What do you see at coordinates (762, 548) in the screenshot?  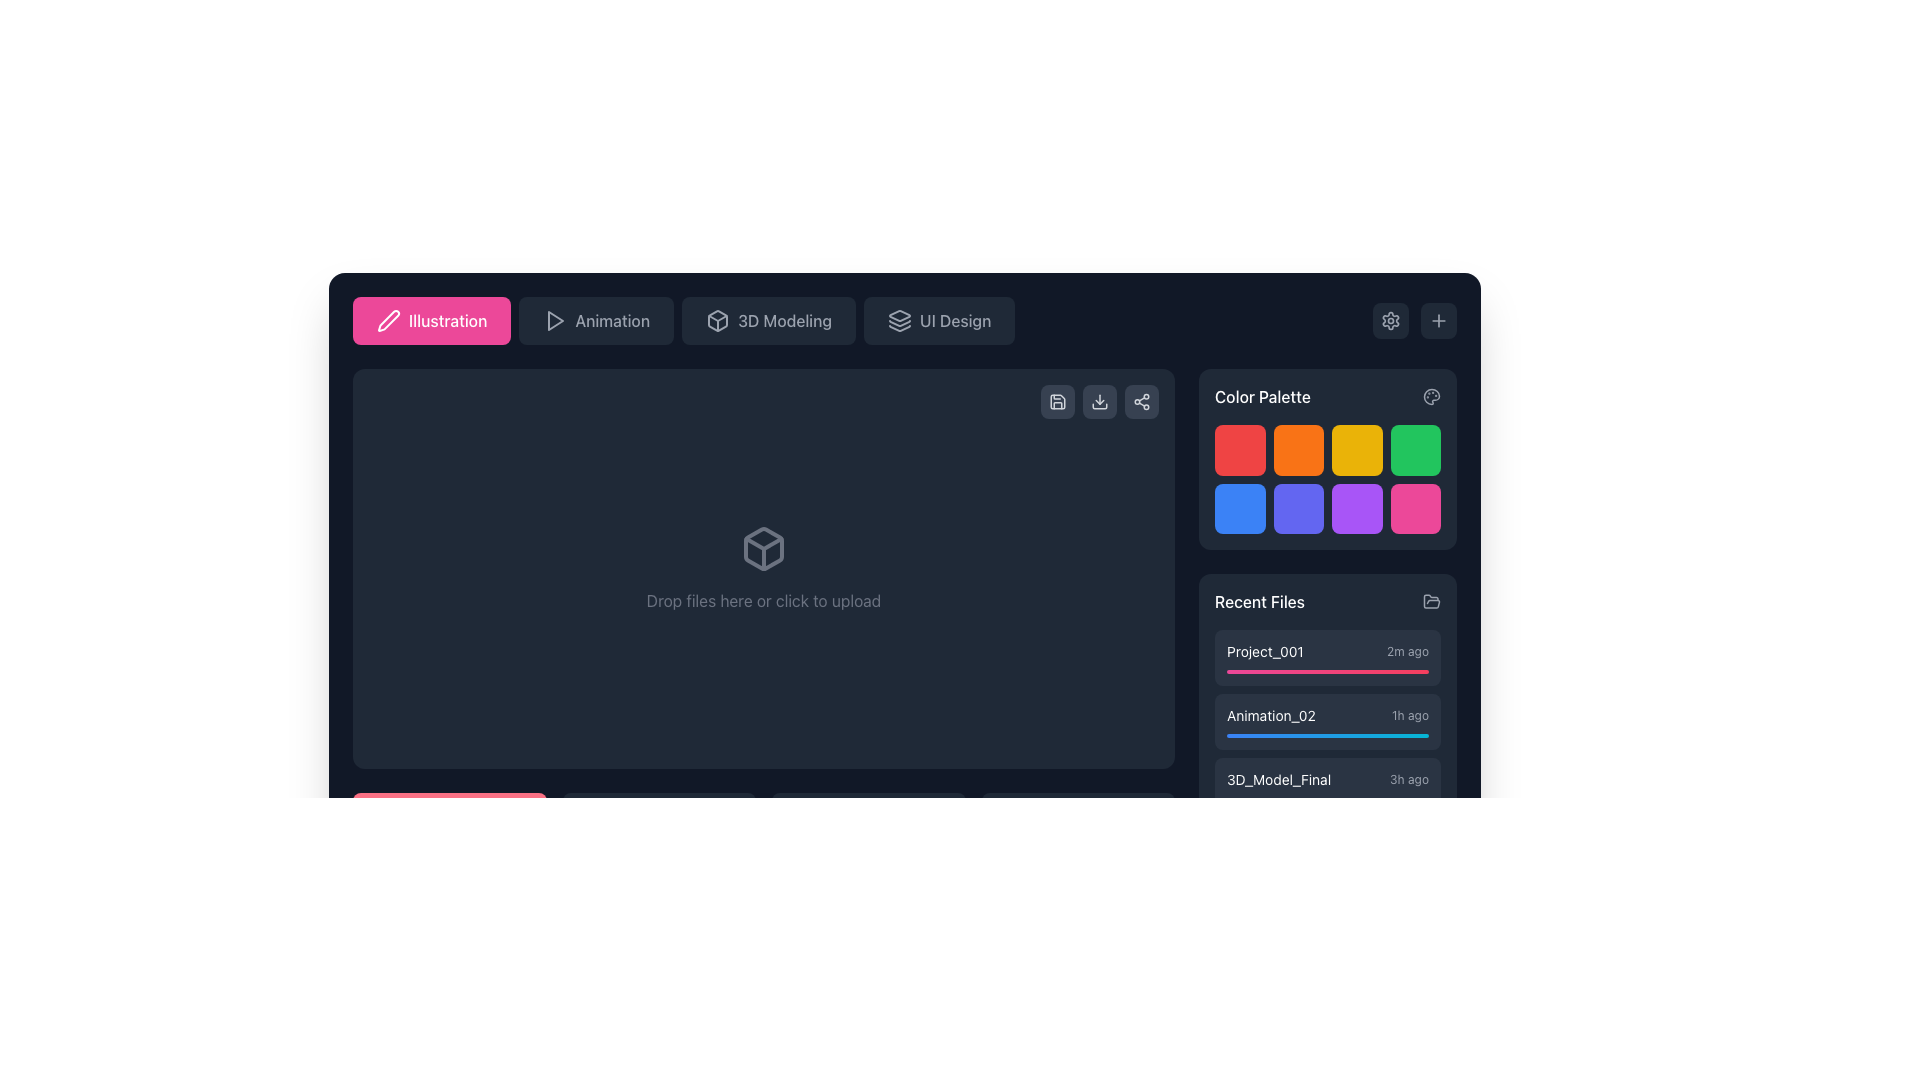 I see `the 3D cube icon with a geometric wireframe design located above the text prompt 'Drop files here or click to upload'` at bounding box center [762, 548].